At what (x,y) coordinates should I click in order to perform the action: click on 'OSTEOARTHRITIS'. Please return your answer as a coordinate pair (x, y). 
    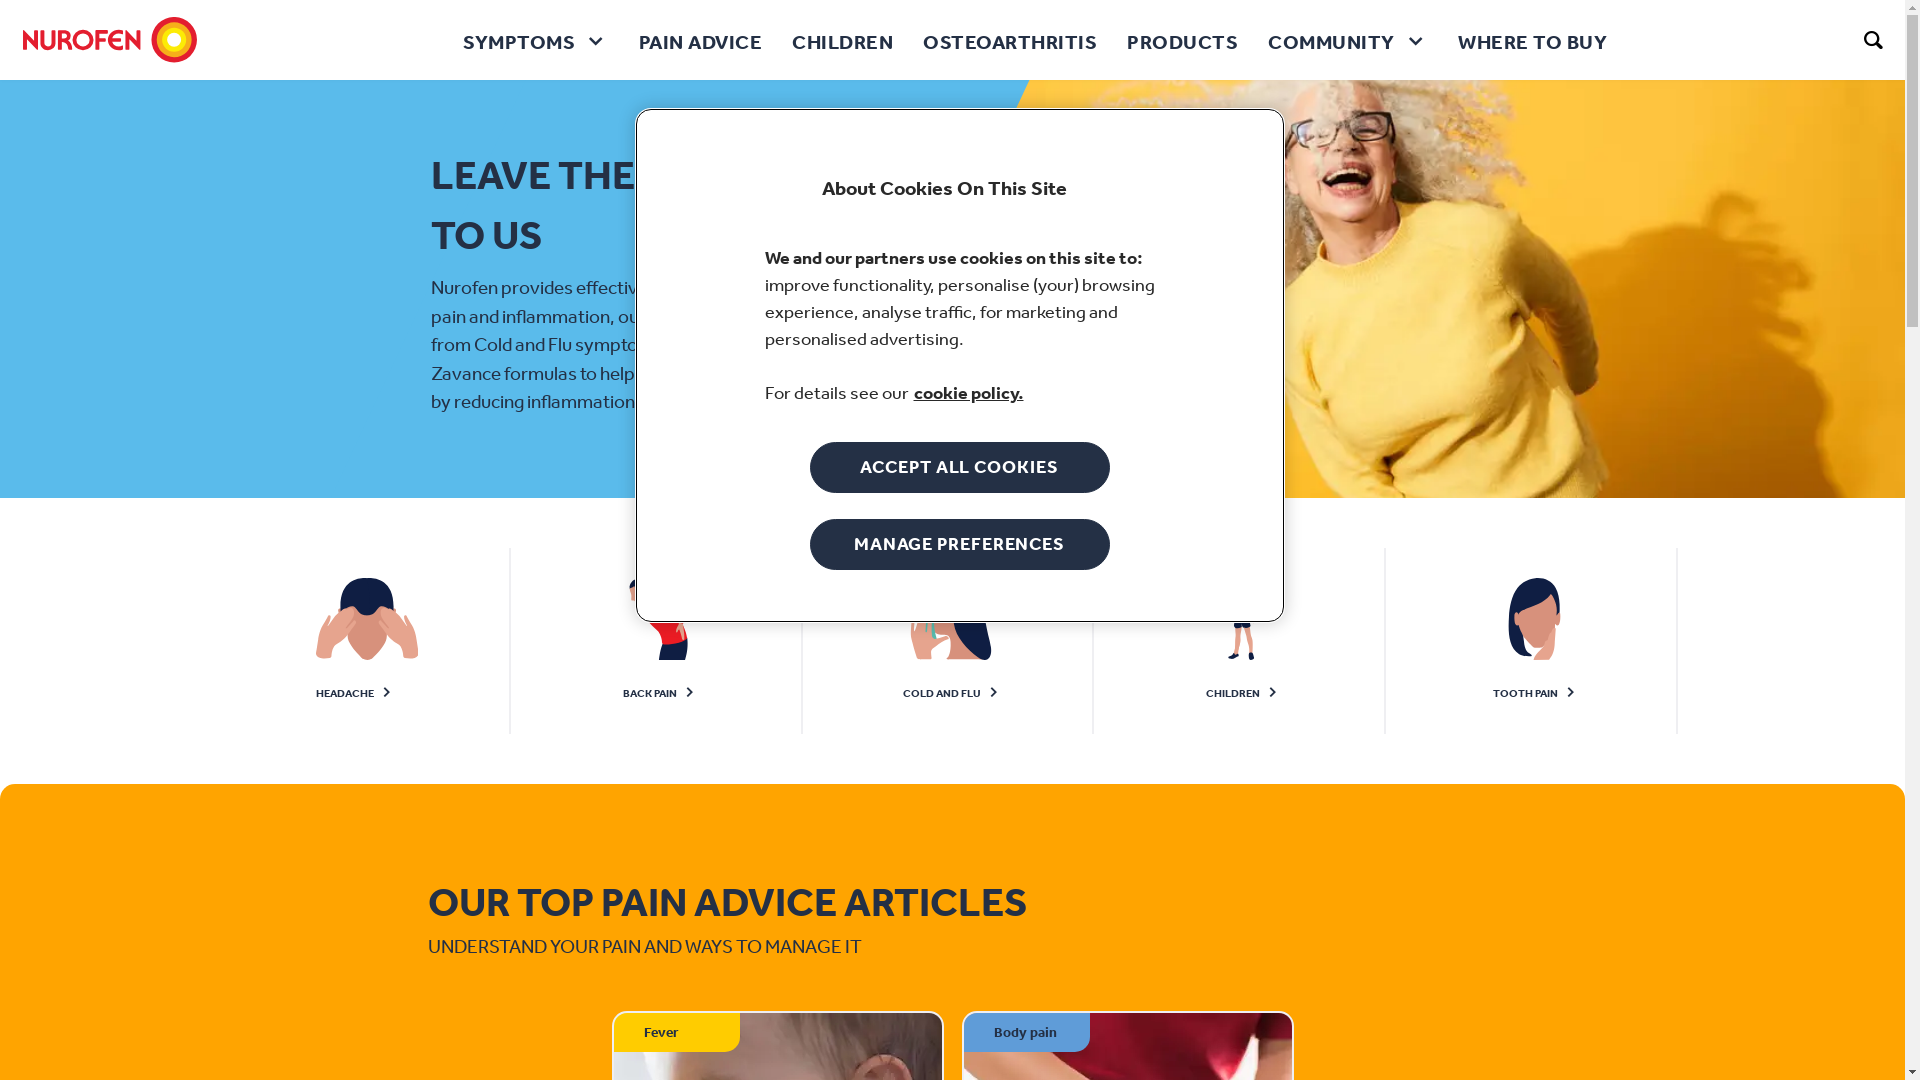
    Looking at the image, I should click on (1009, 39).